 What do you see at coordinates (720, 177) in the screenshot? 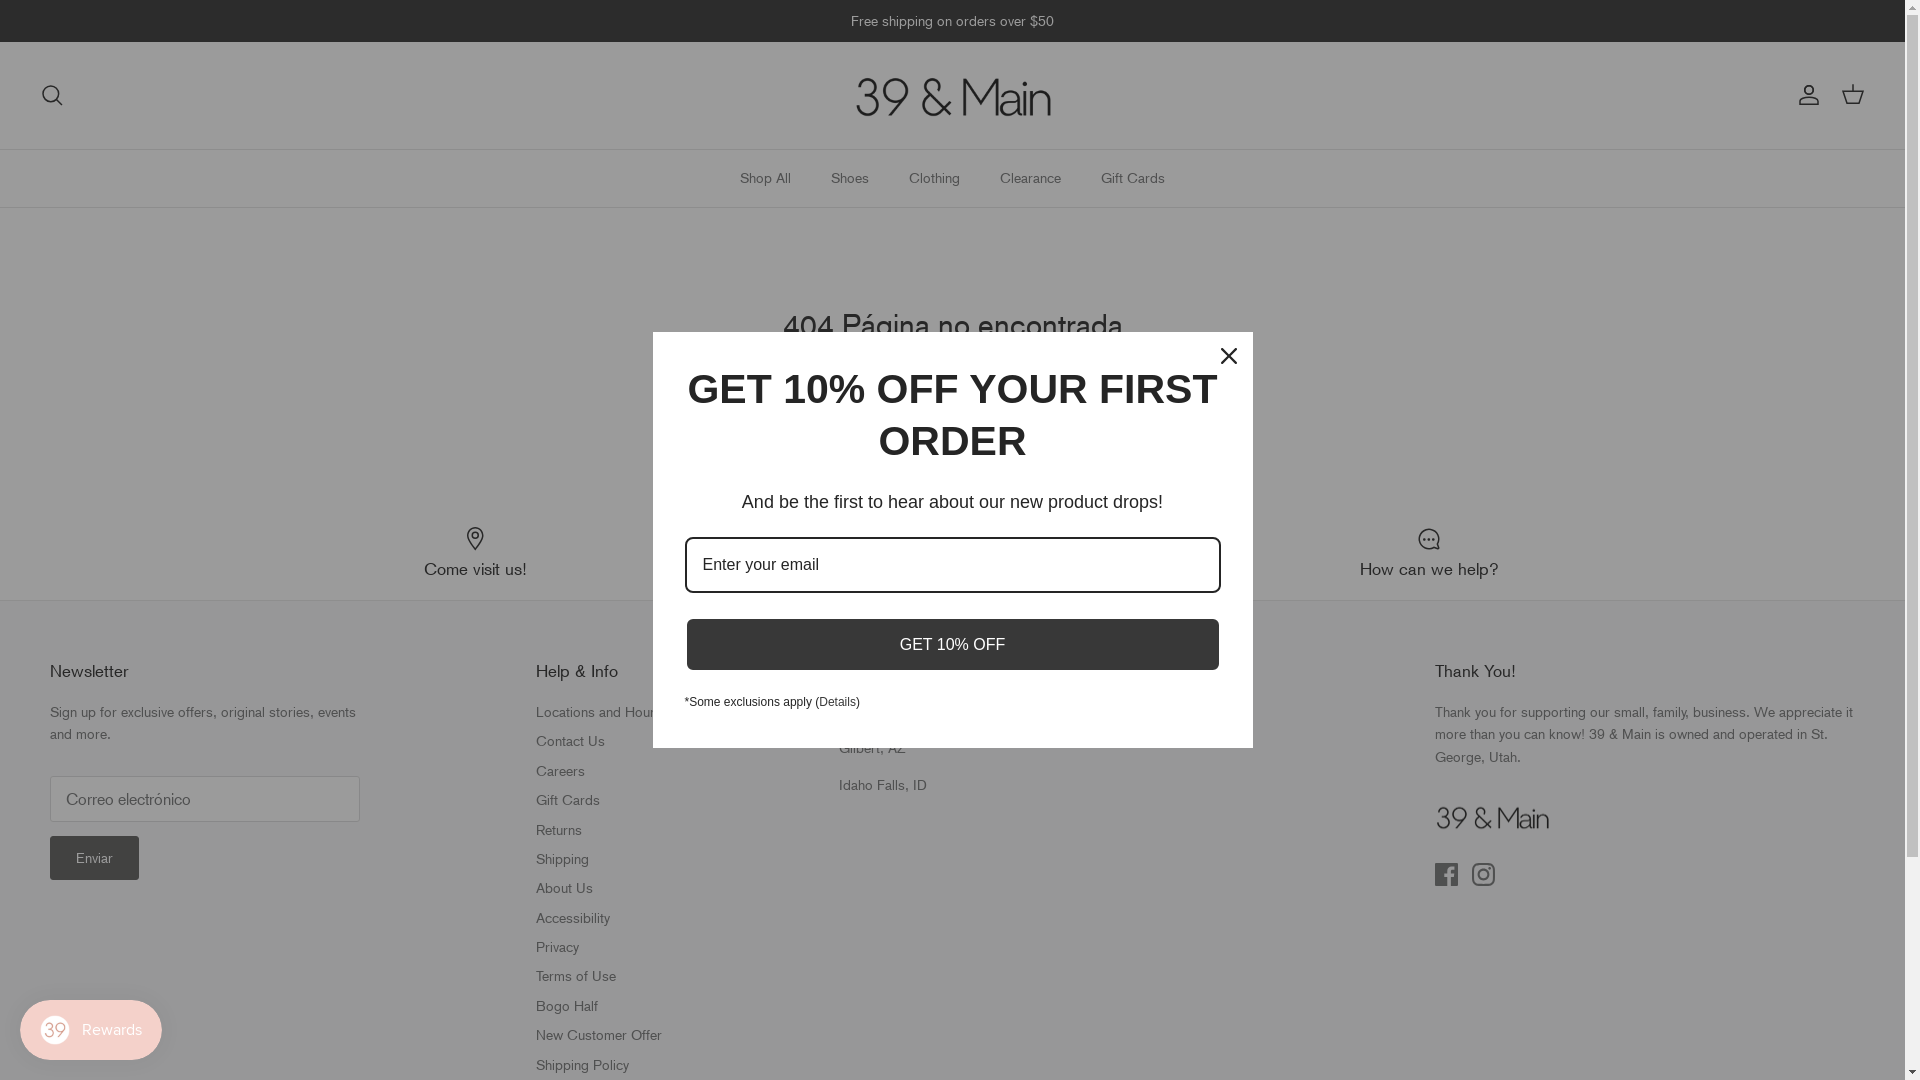
I see `'Shop All'` at bounding box center [720, 177].